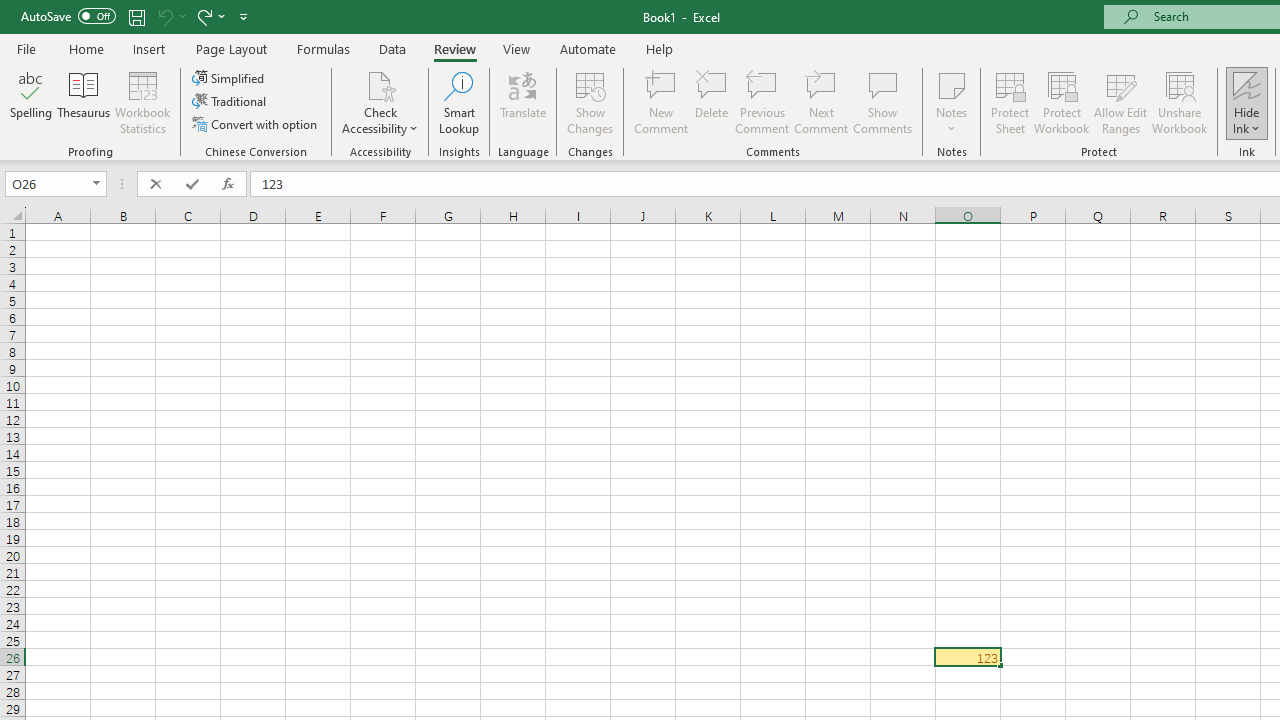  I want to click on 'Save', so click(135, 16).